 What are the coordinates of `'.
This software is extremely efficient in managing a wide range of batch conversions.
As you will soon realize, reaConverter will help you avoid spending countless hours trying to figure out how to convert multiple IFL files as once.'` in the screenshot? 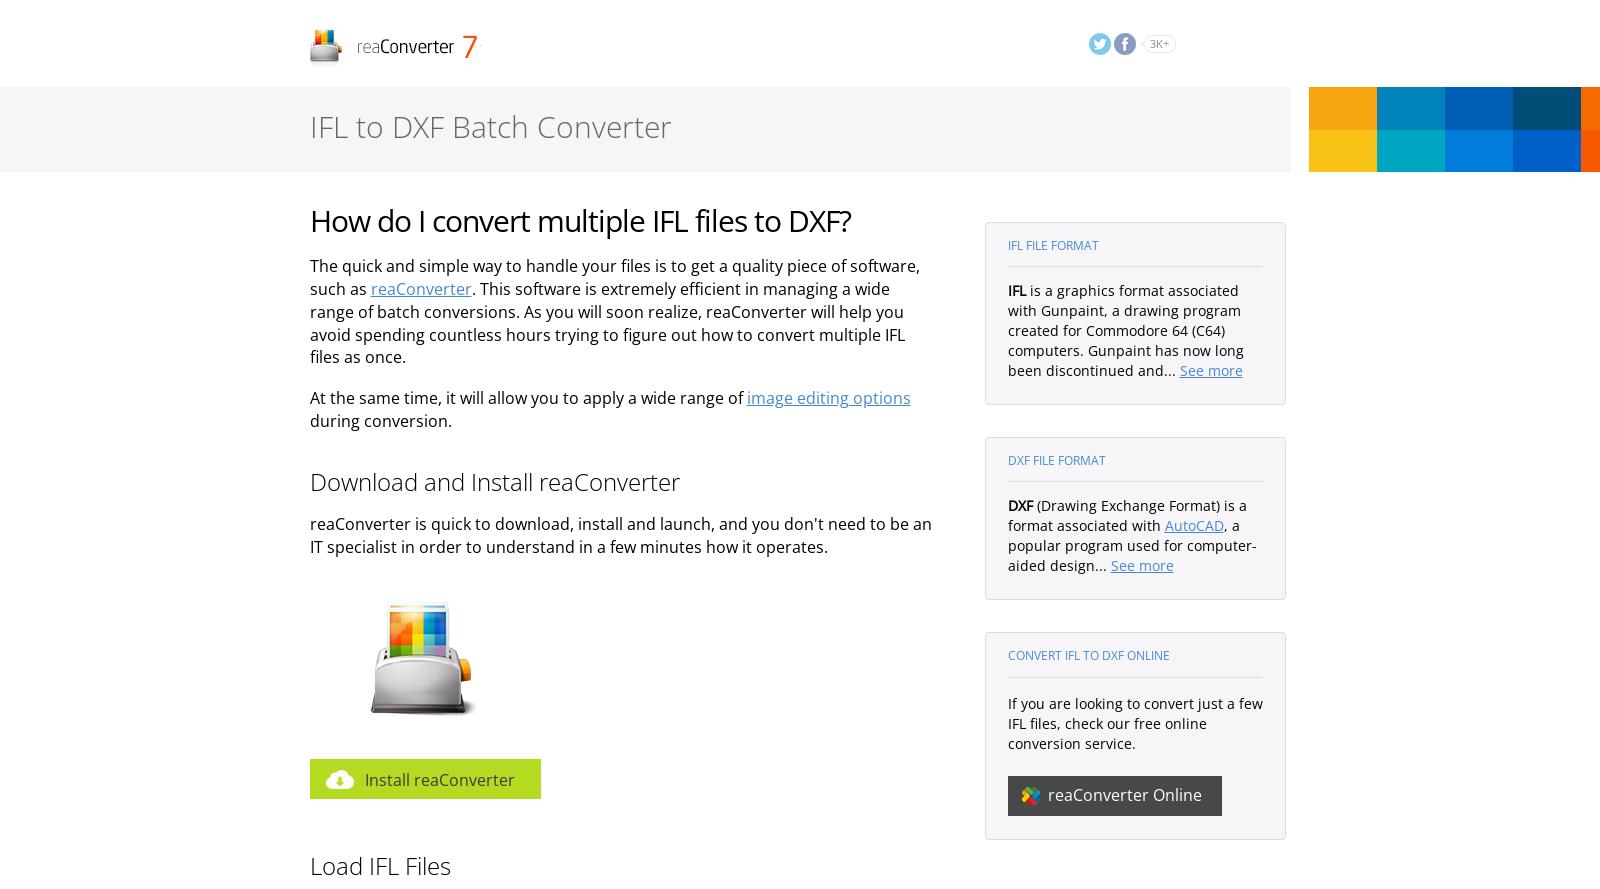 It's located at (606, 321).